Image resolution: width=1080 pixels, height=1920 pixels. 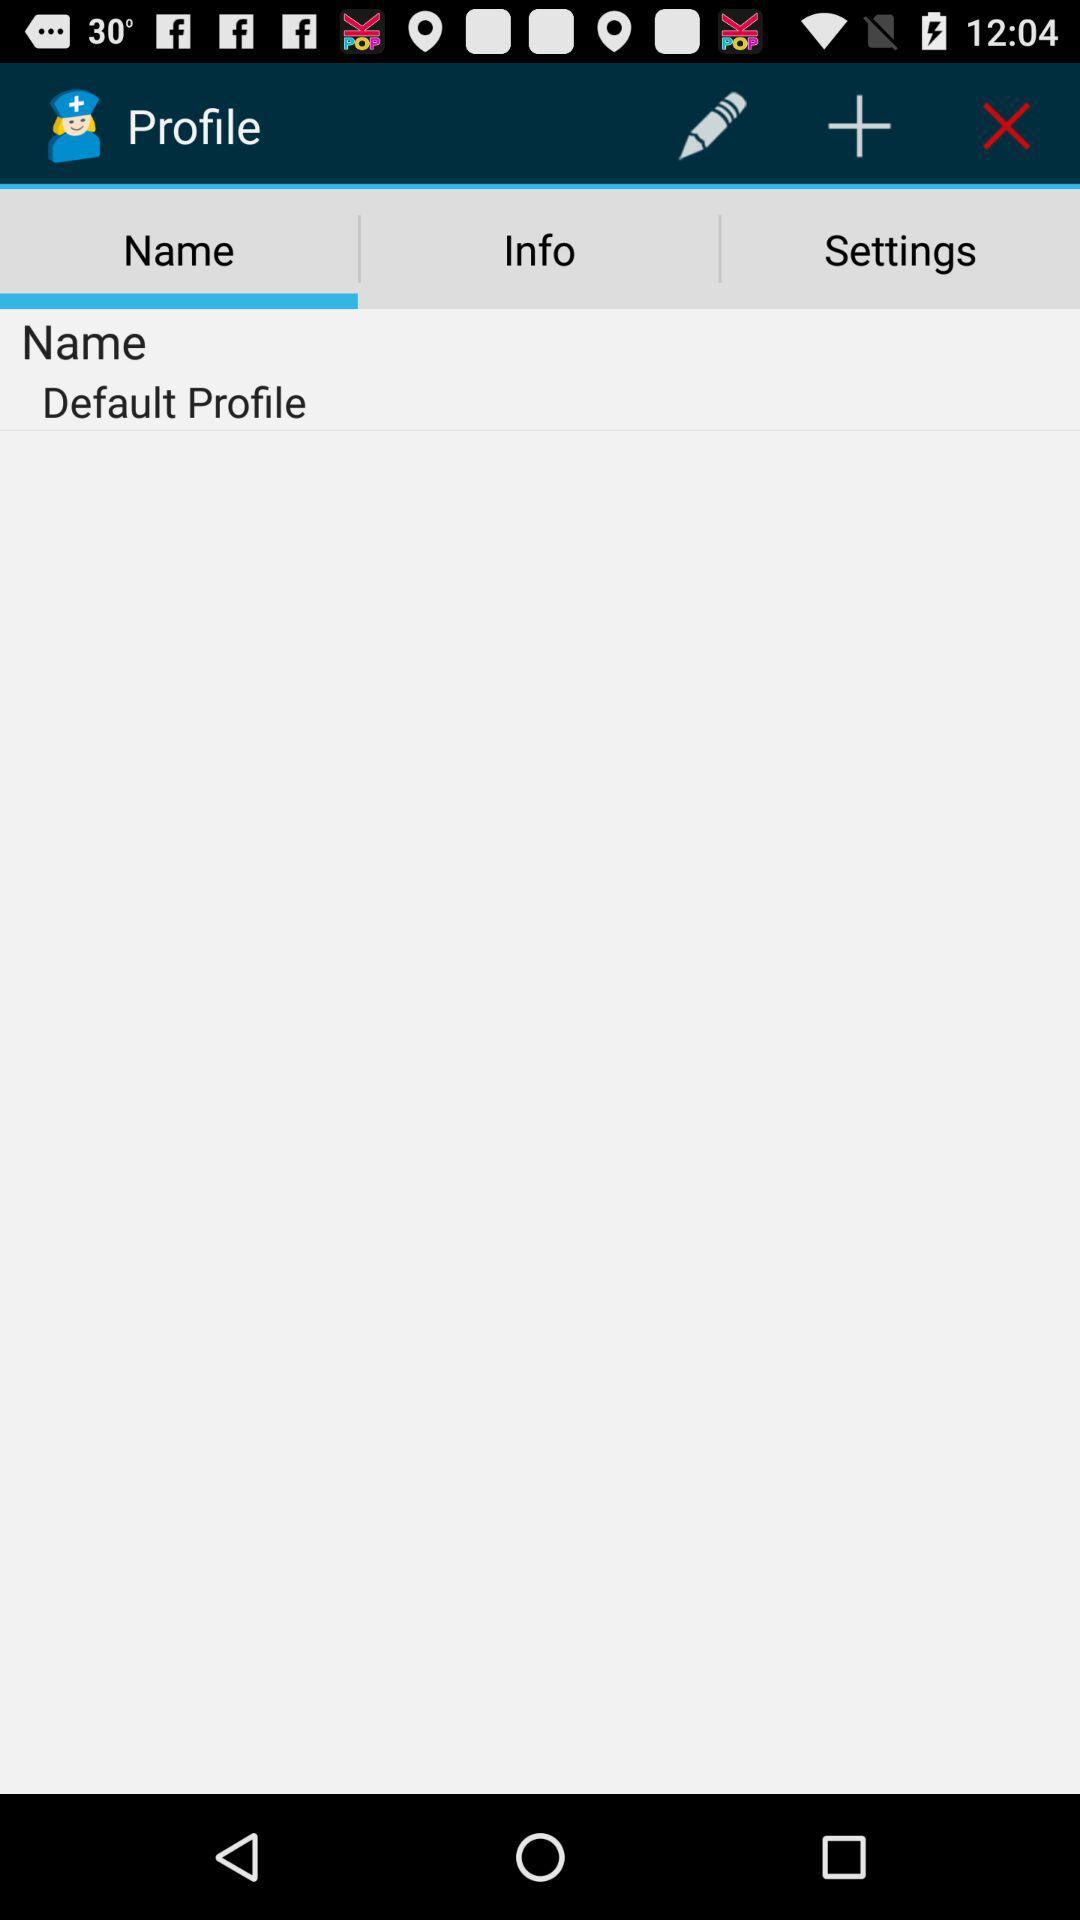 What do you see at coordinates (711, 124) in the screenshot?
I see `item next to name` at bounding box center [711, 124].